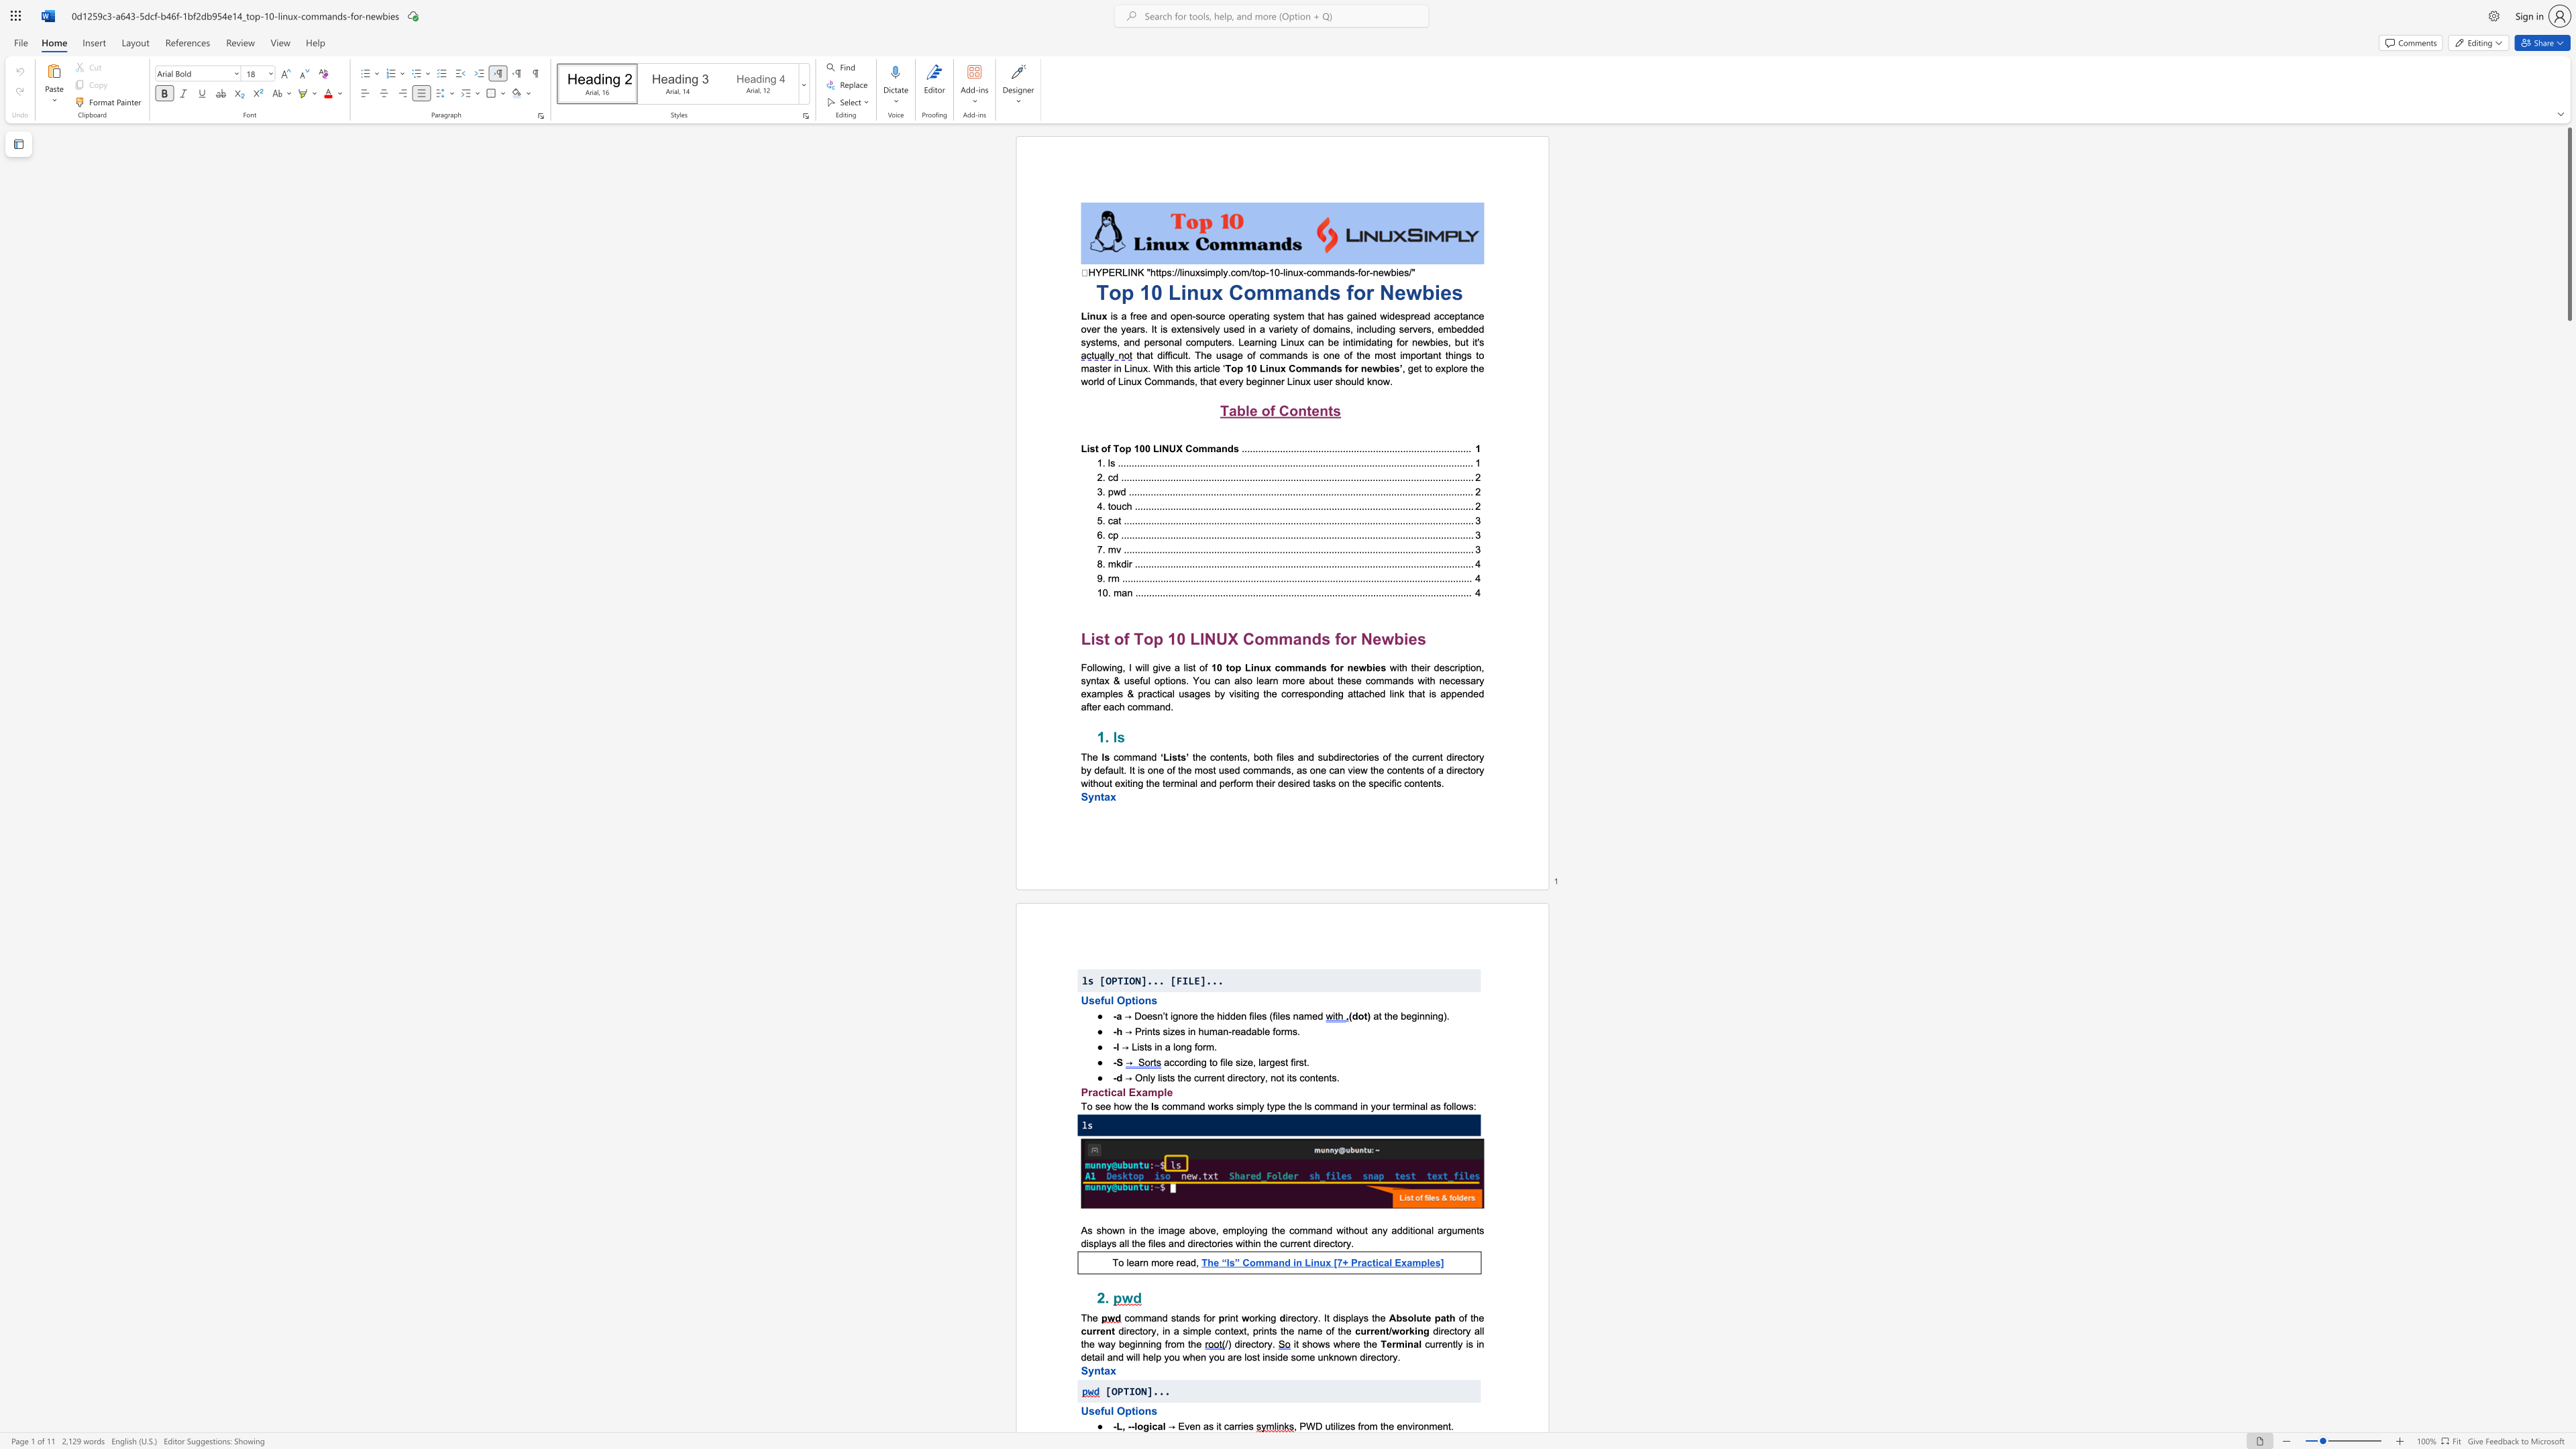 This screenshot has height=1449, width=2576. Describe the element at coordinates (1440, 1230) in the screenshot. I see `the 1th character "a" in the text` at that location.